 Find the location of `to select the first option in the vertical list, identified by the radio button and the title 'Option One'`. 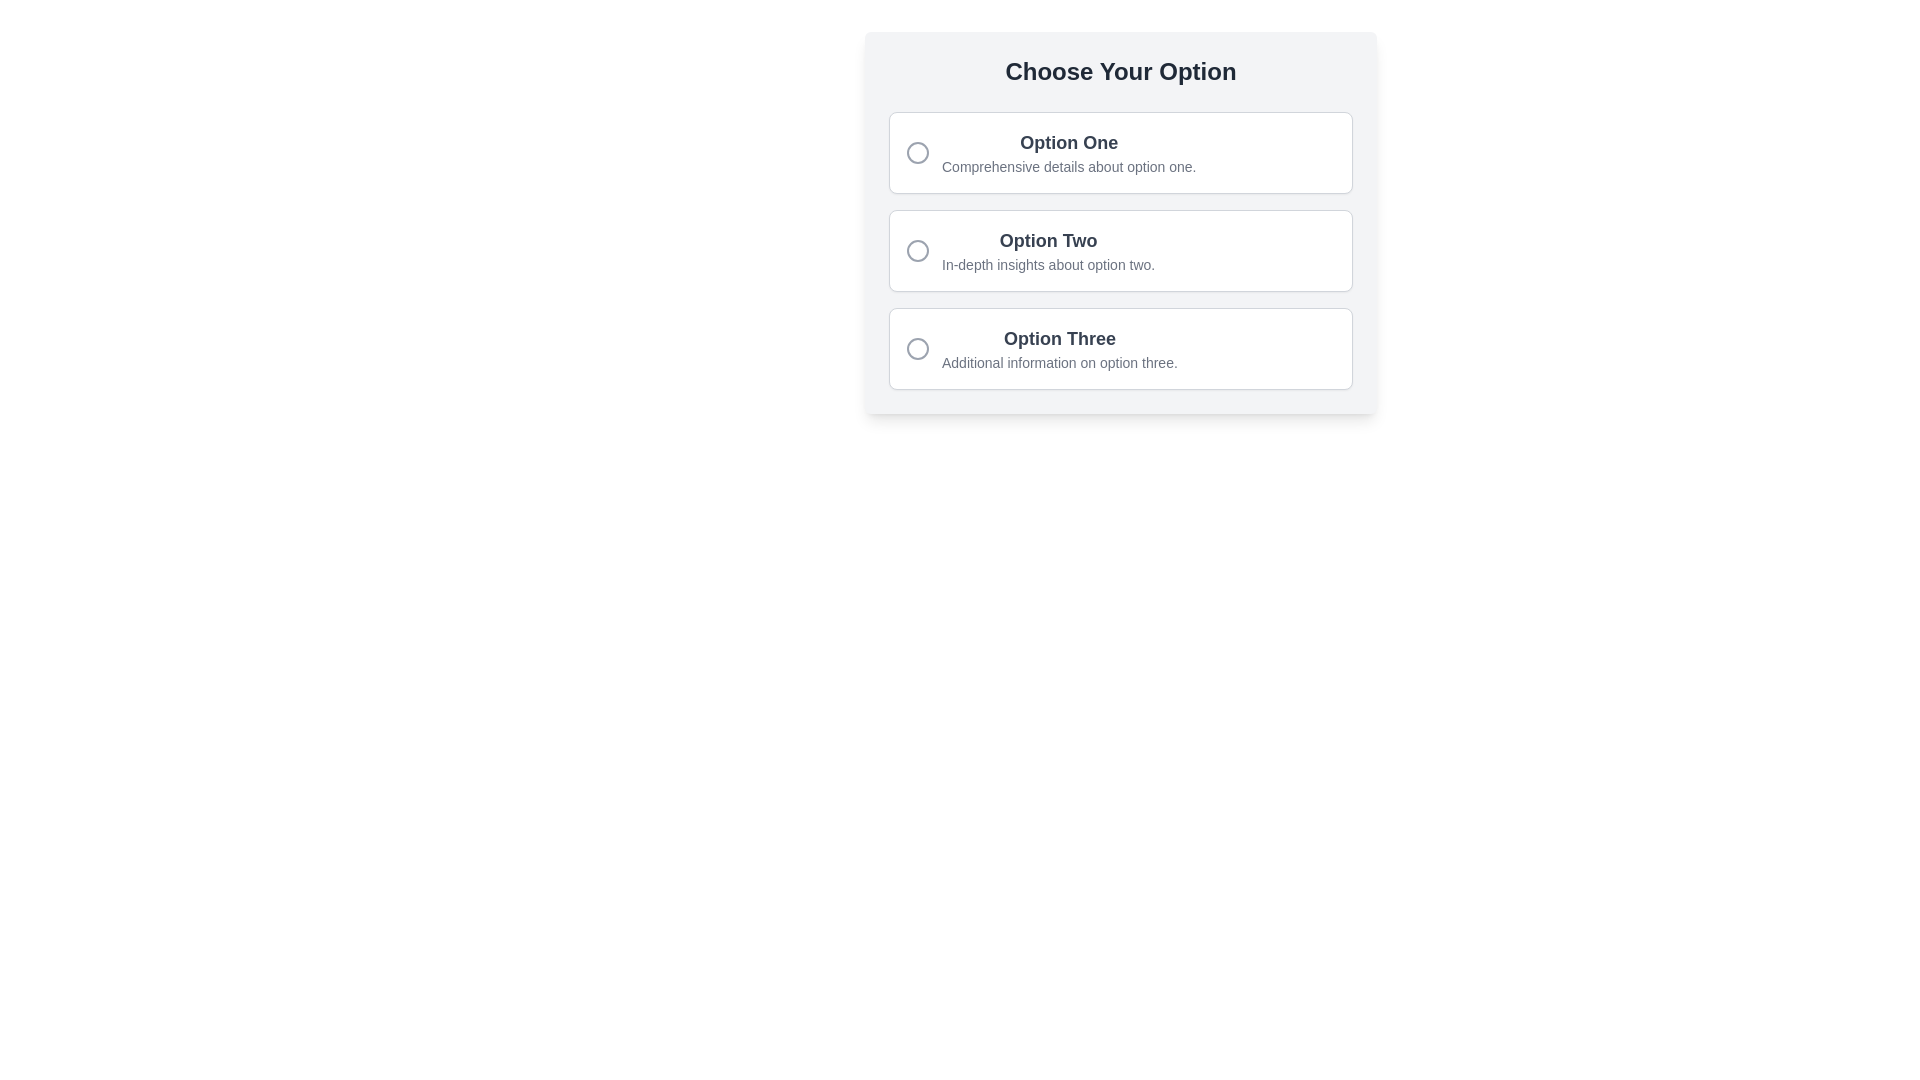

to select the first option in the vertical list, identified by the radio button and the title 'Option One' is located at coordinates (1121, 152).